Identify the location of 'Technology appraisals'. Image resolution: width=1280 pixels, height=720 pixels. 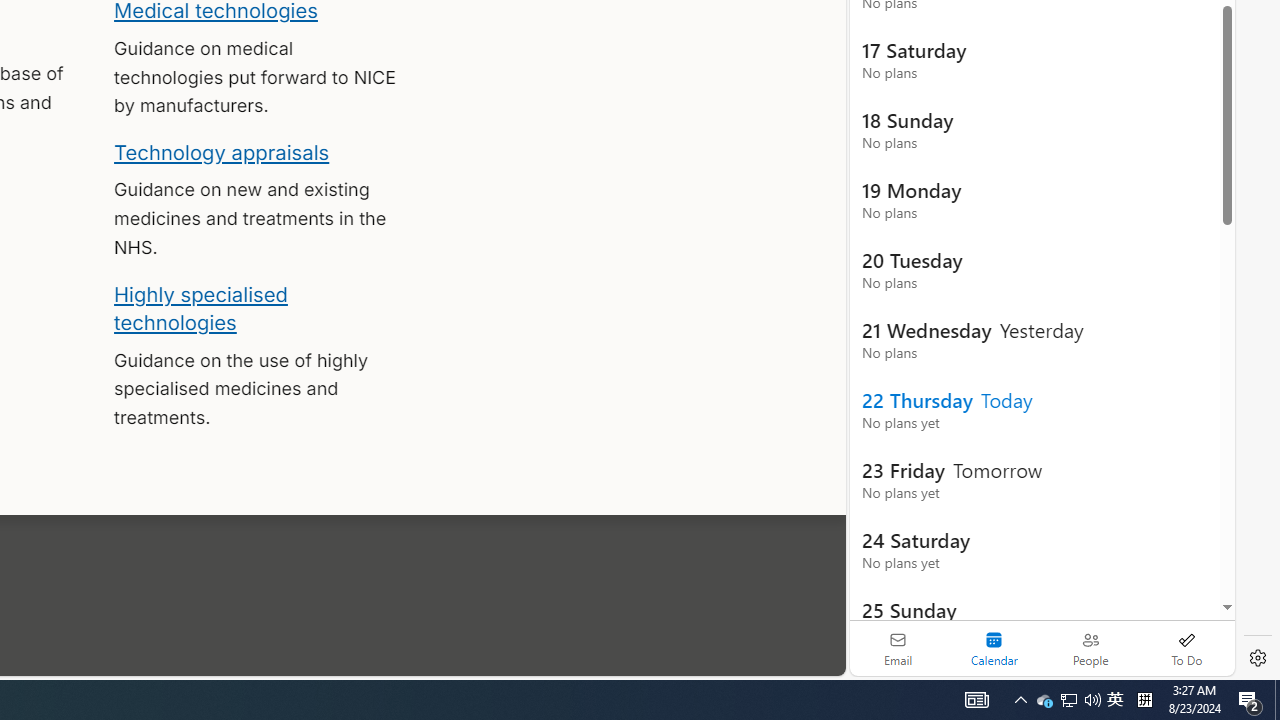
(222, 152).